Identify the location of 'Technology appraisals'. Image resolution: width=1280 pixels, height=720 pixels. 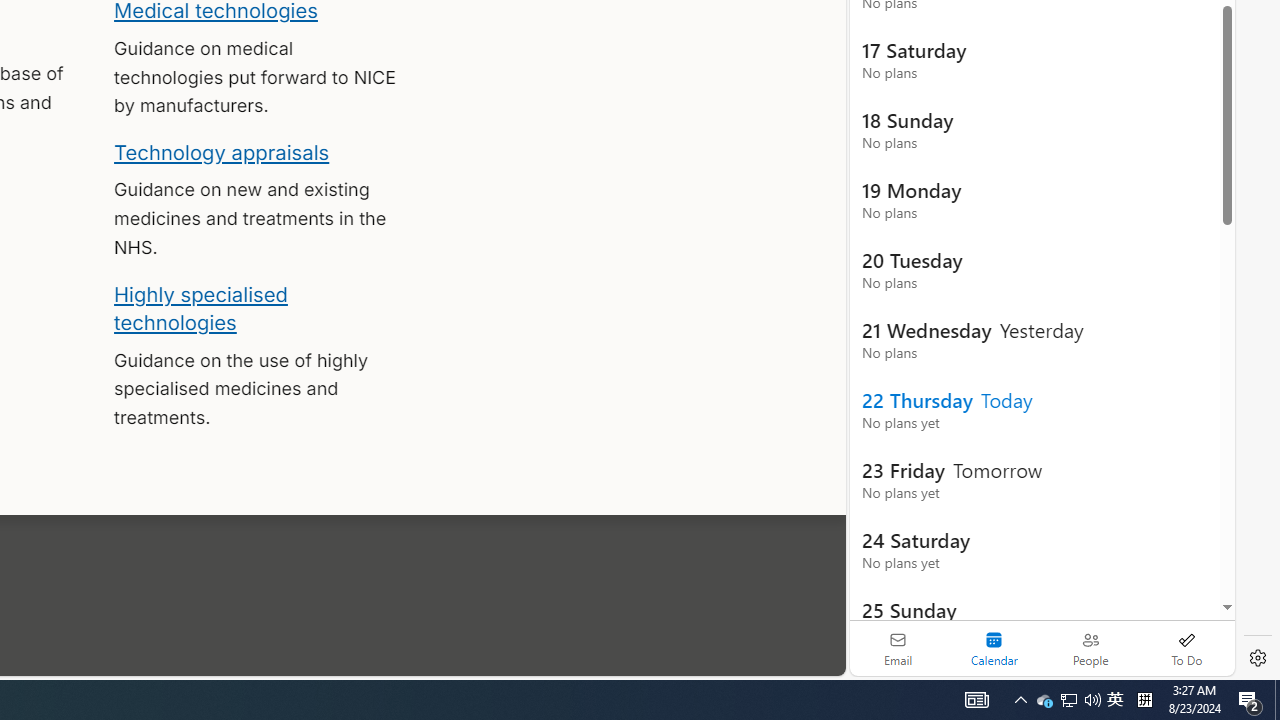
(222, 152).